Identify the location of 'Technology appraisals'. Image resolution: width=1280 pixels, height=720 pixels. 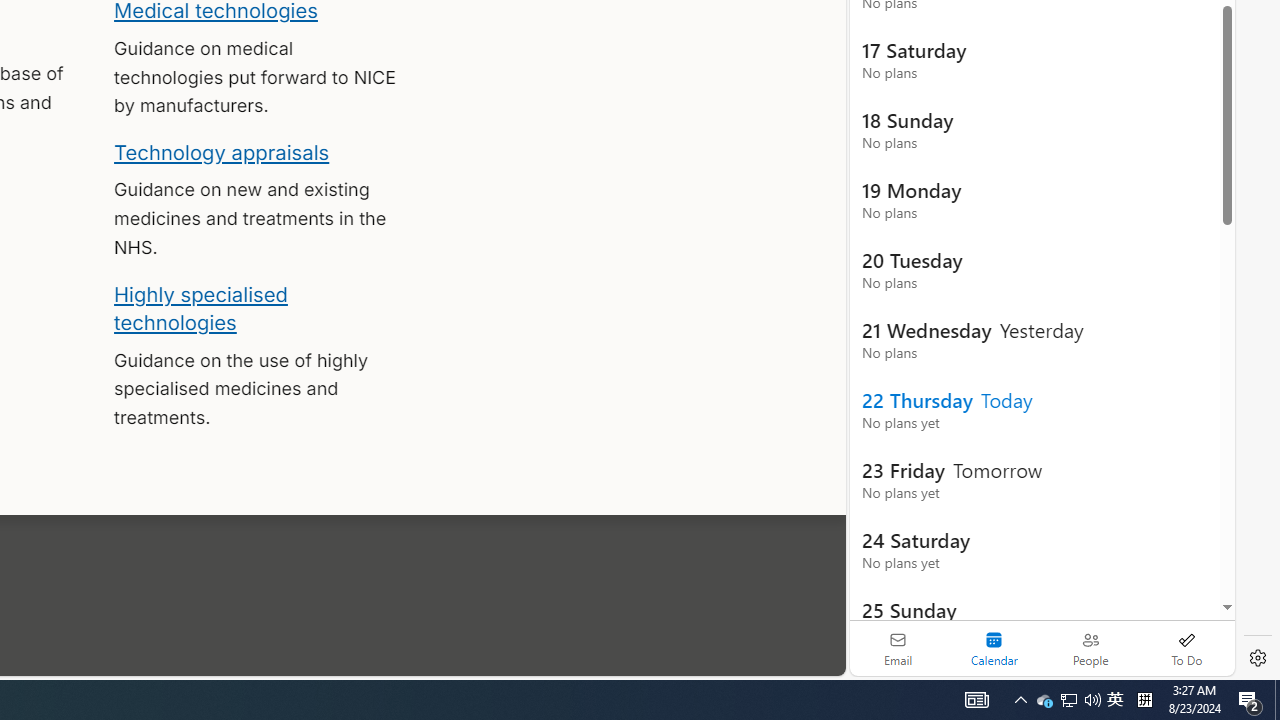
(222, 152).